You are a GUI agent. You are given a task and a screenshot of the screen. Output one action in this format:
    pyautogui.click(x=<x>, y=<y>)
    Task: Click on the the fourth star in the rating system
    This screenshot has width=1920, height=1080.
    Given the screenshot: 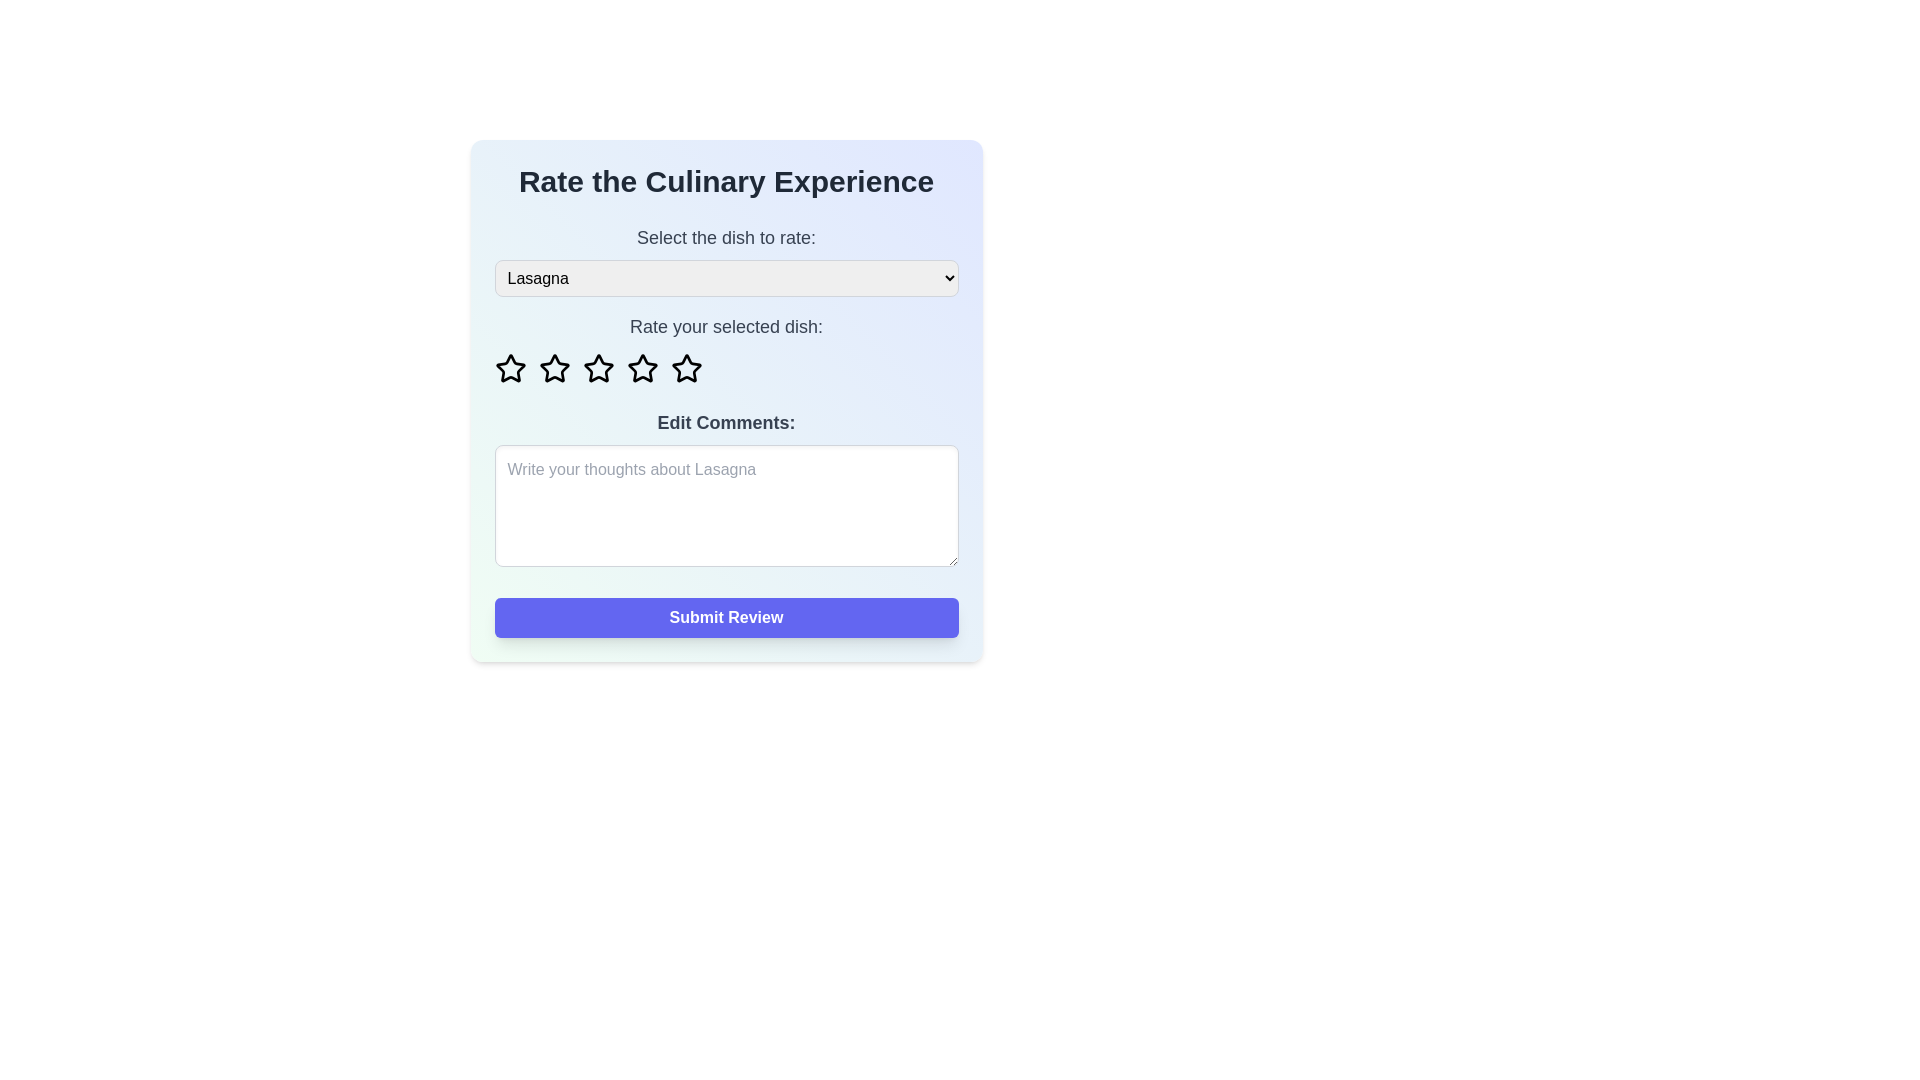 What is the action you would take?
    pyautogui.click(x=642, y=369)
    